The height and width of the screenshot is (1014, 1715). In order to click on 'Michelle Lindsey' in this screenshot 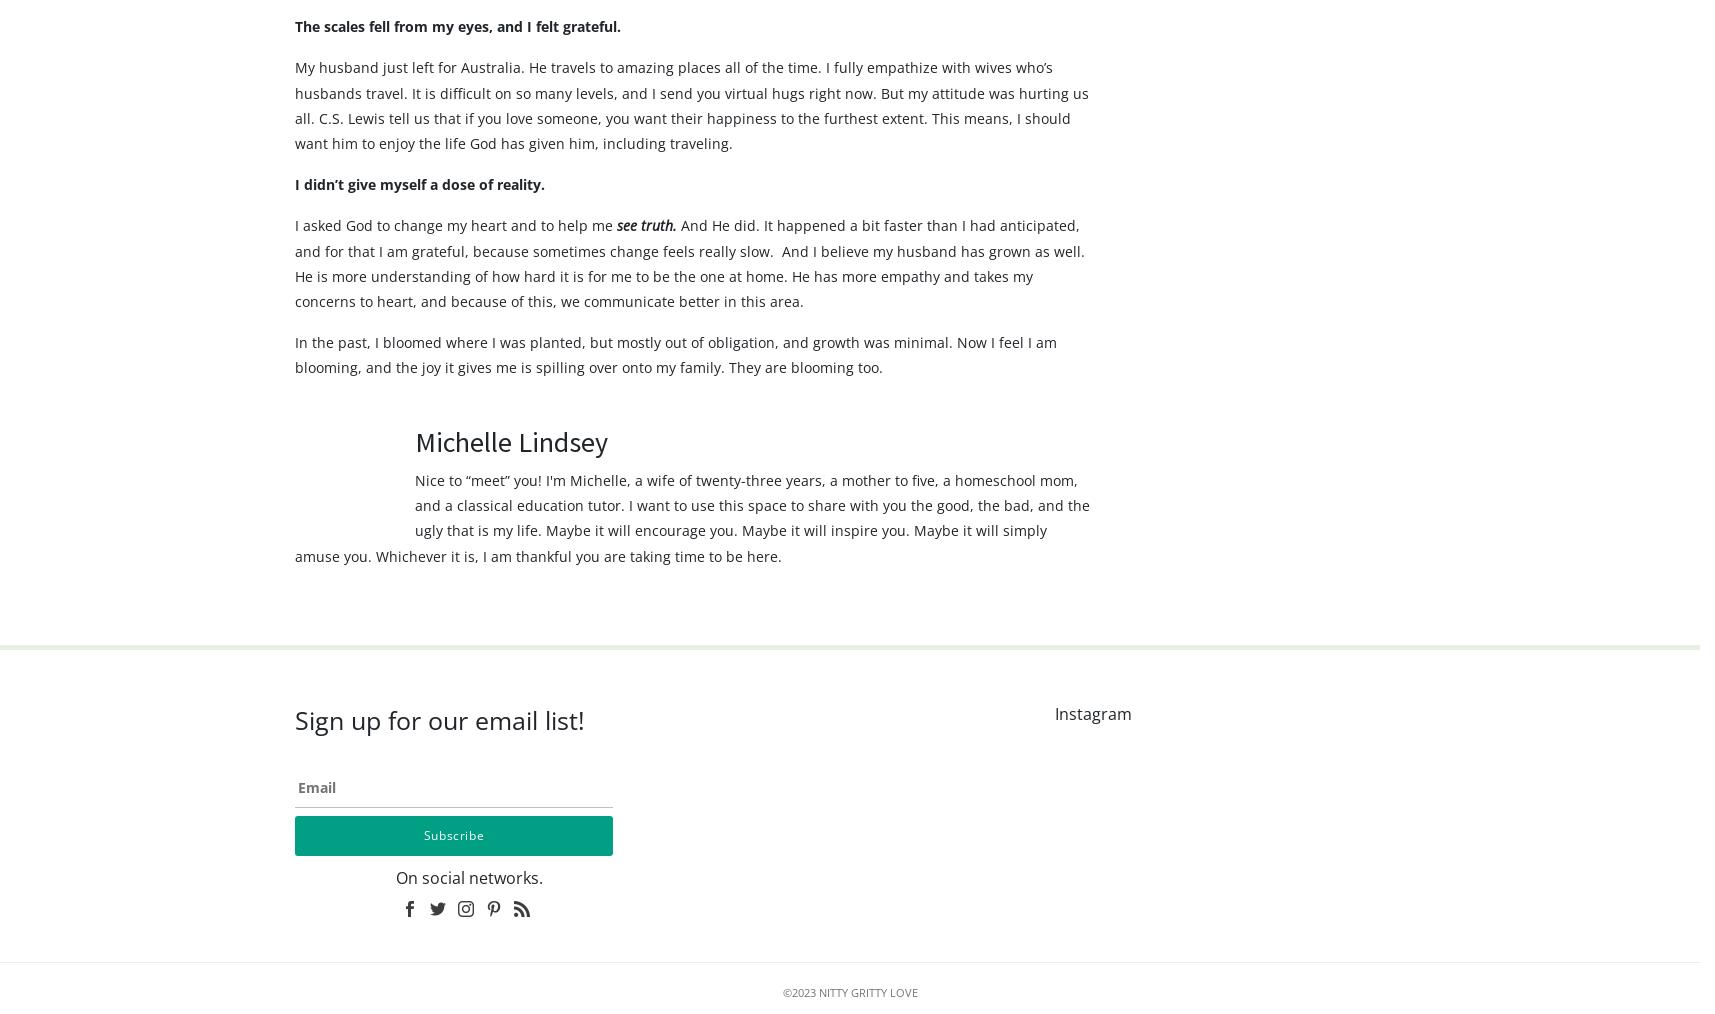, I will do `click(510, 481)`.